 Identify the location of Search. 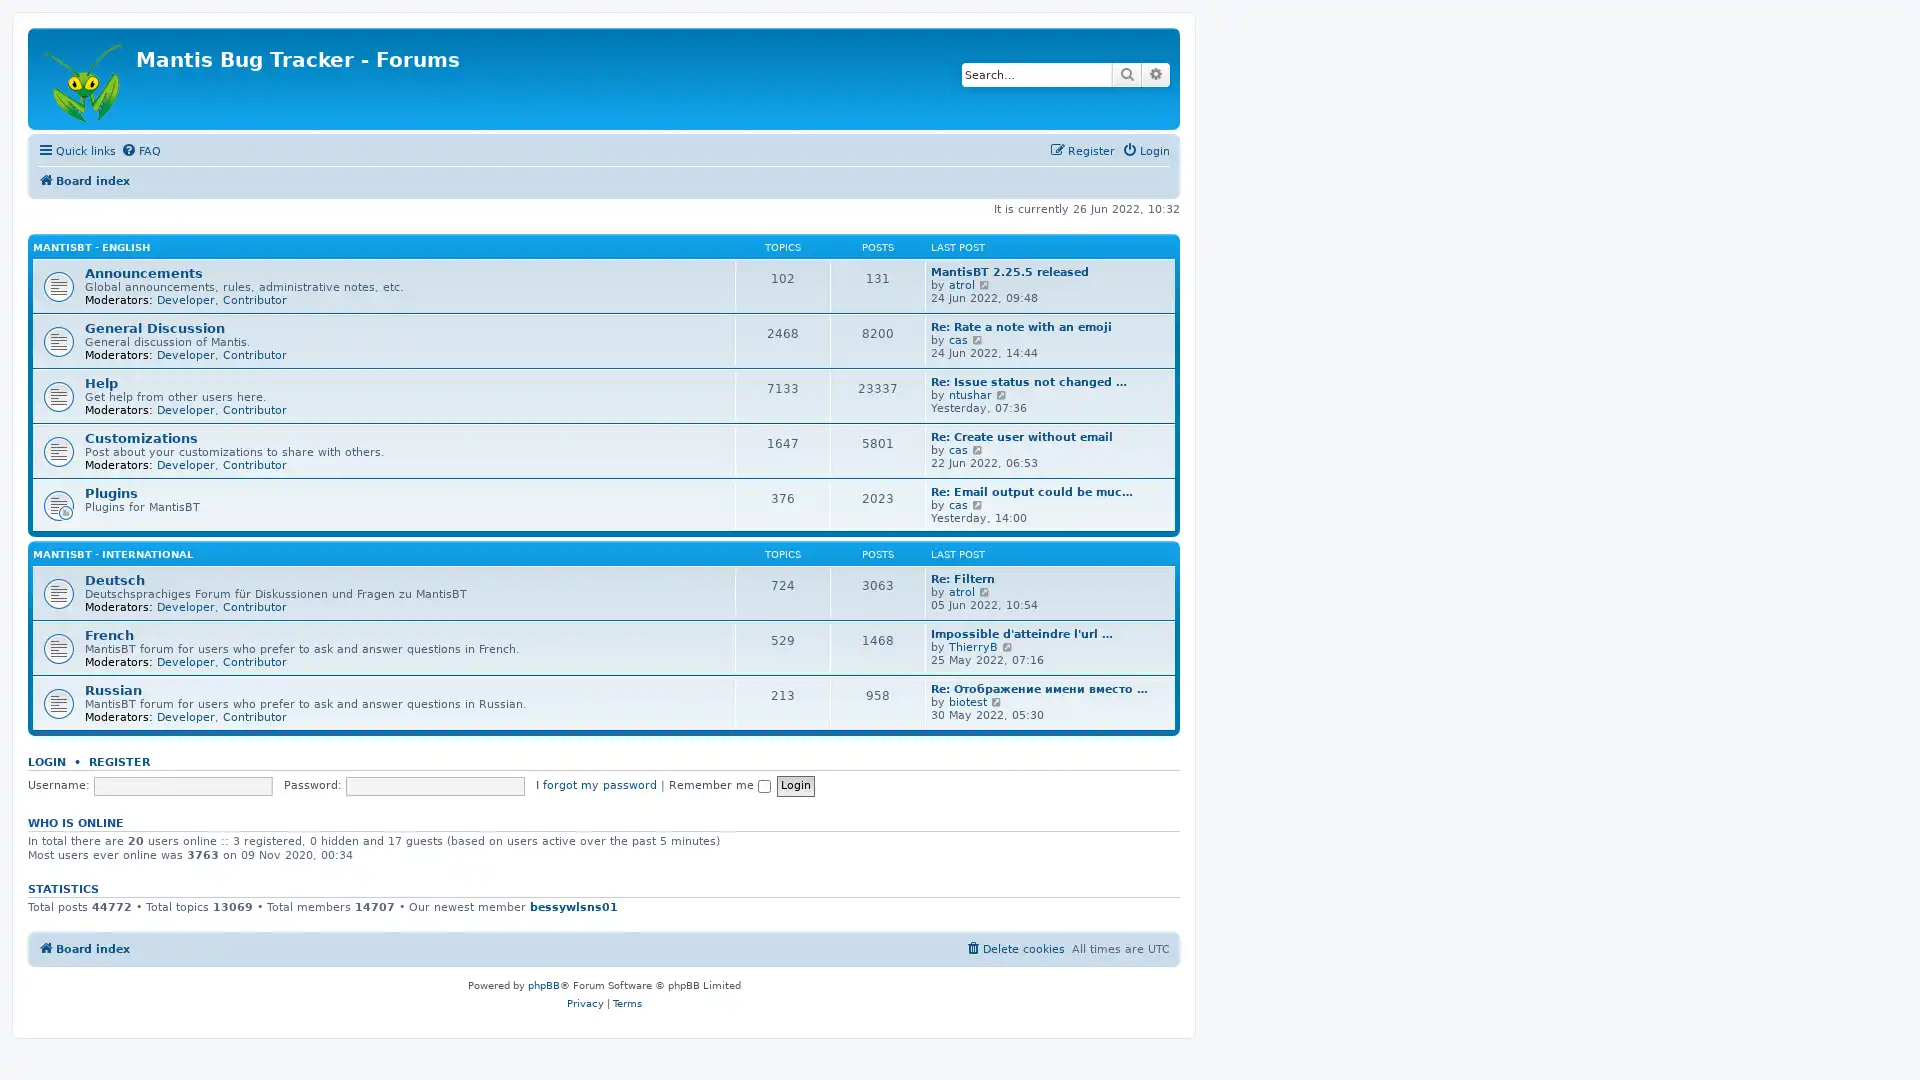
(1127, 73).